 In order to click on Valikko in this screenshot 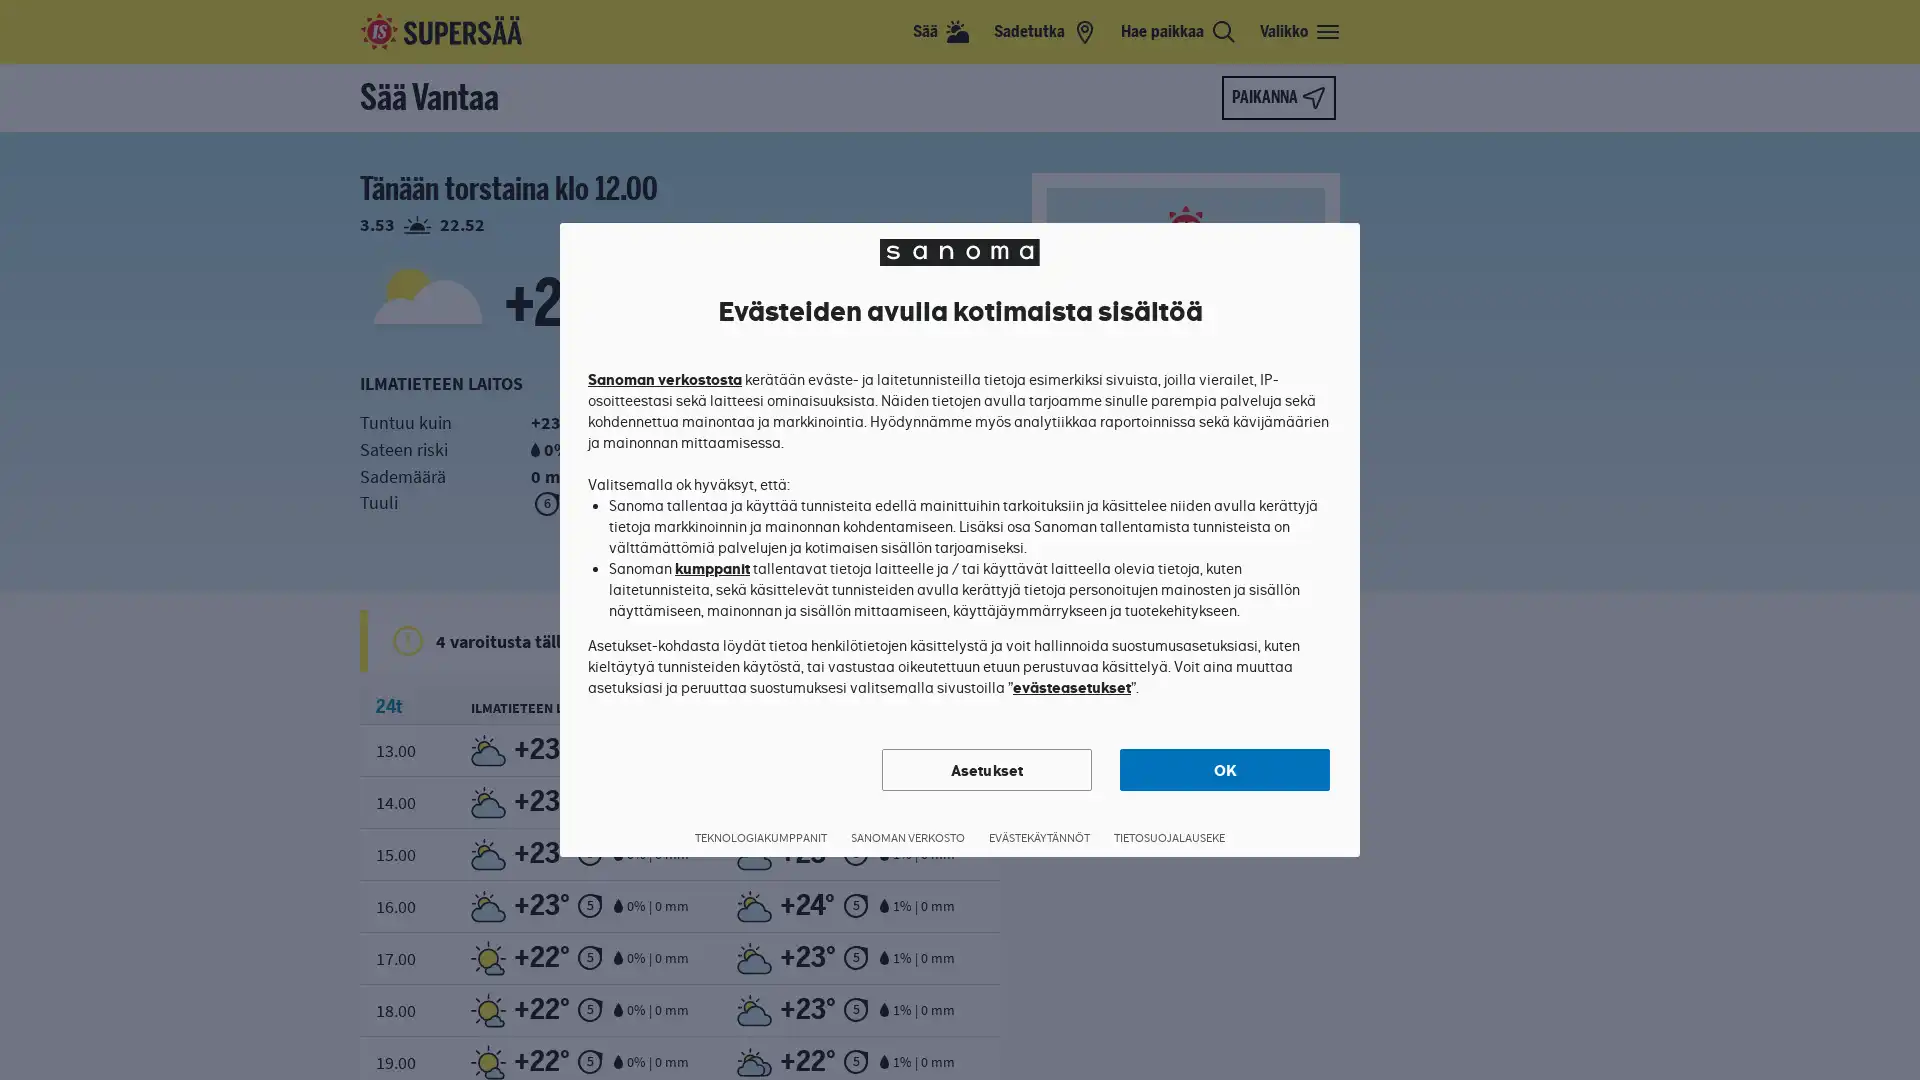, I will do `click(1300, 31)`.